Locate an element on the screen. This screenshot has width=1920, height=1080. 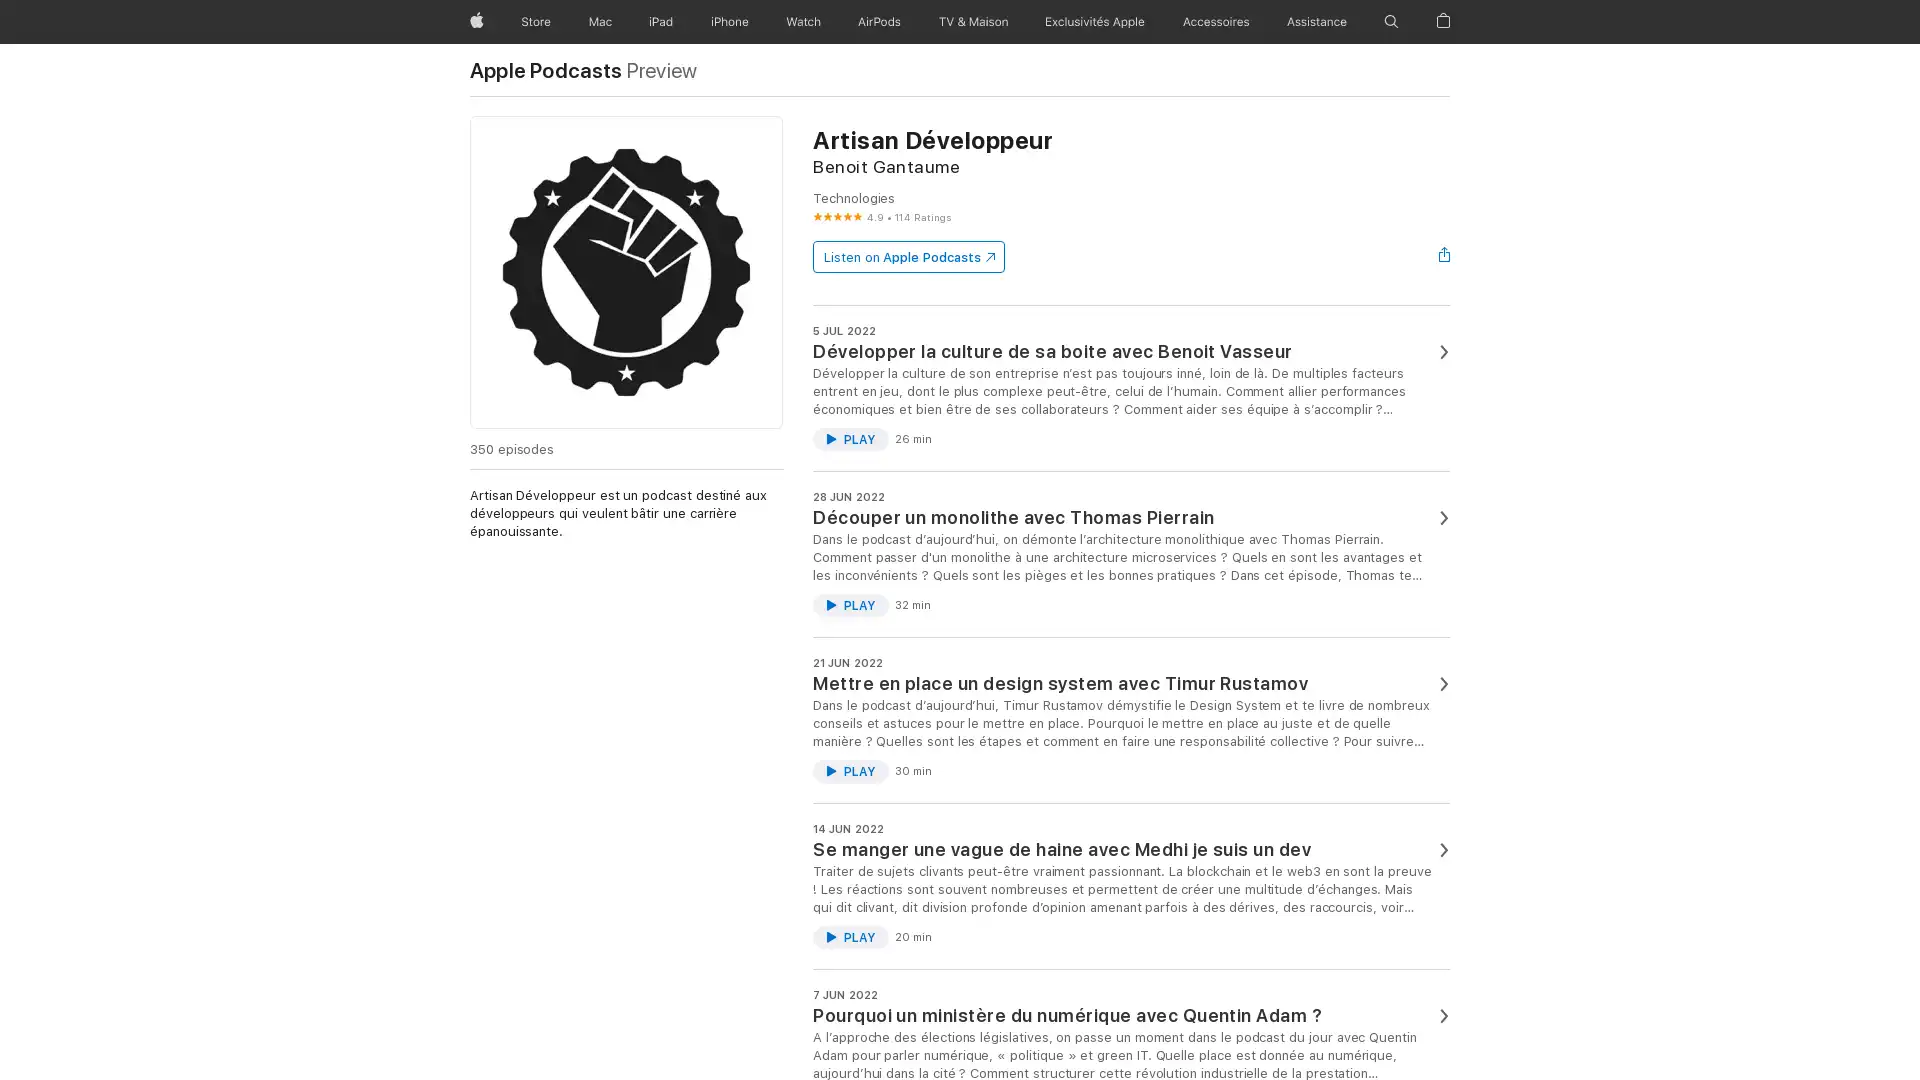
Play Se manger une vague de haine avec Medhi je suis un dev by @@podcastArtist@@ is located at coordinates (850, 937).